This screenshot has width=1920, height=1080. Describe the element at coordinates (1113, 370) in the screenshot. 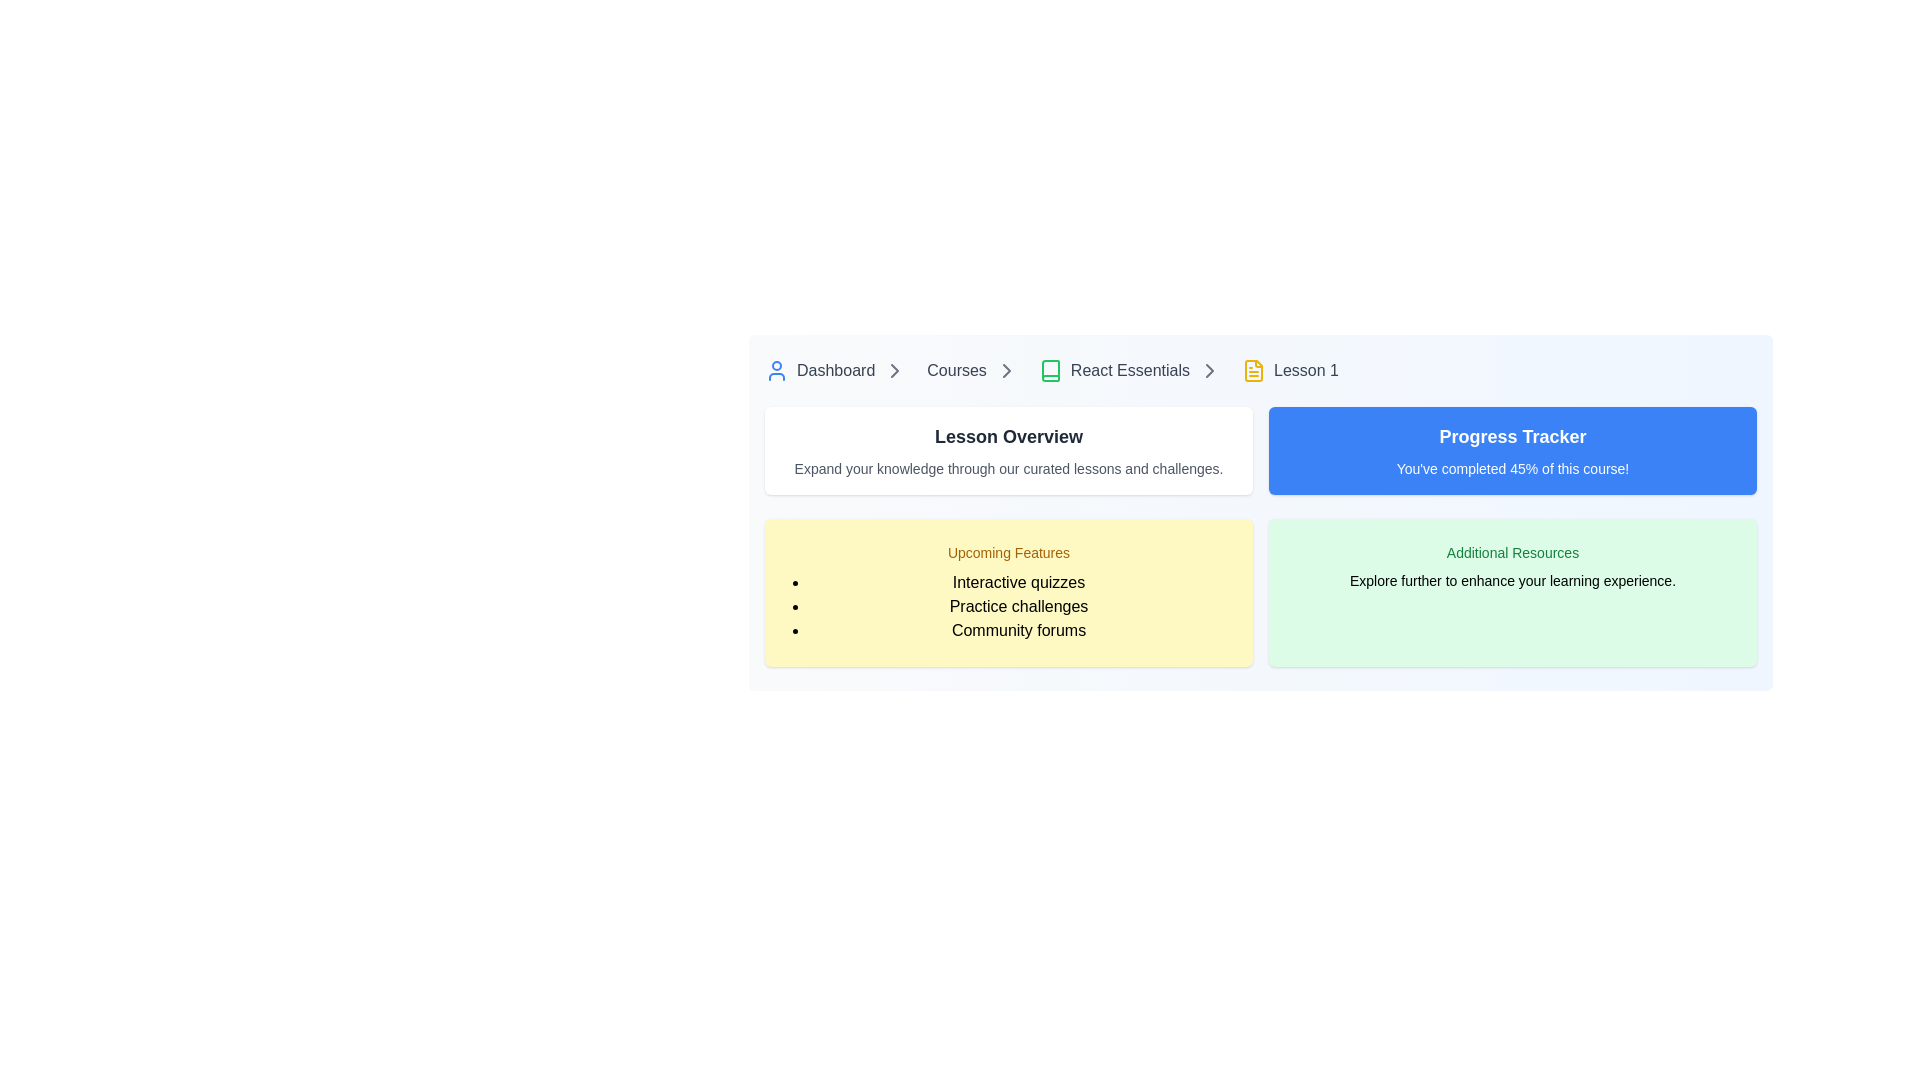

I see `the 'React Essentials' hyperlink in the breadcrumb navigation bar` at that location.